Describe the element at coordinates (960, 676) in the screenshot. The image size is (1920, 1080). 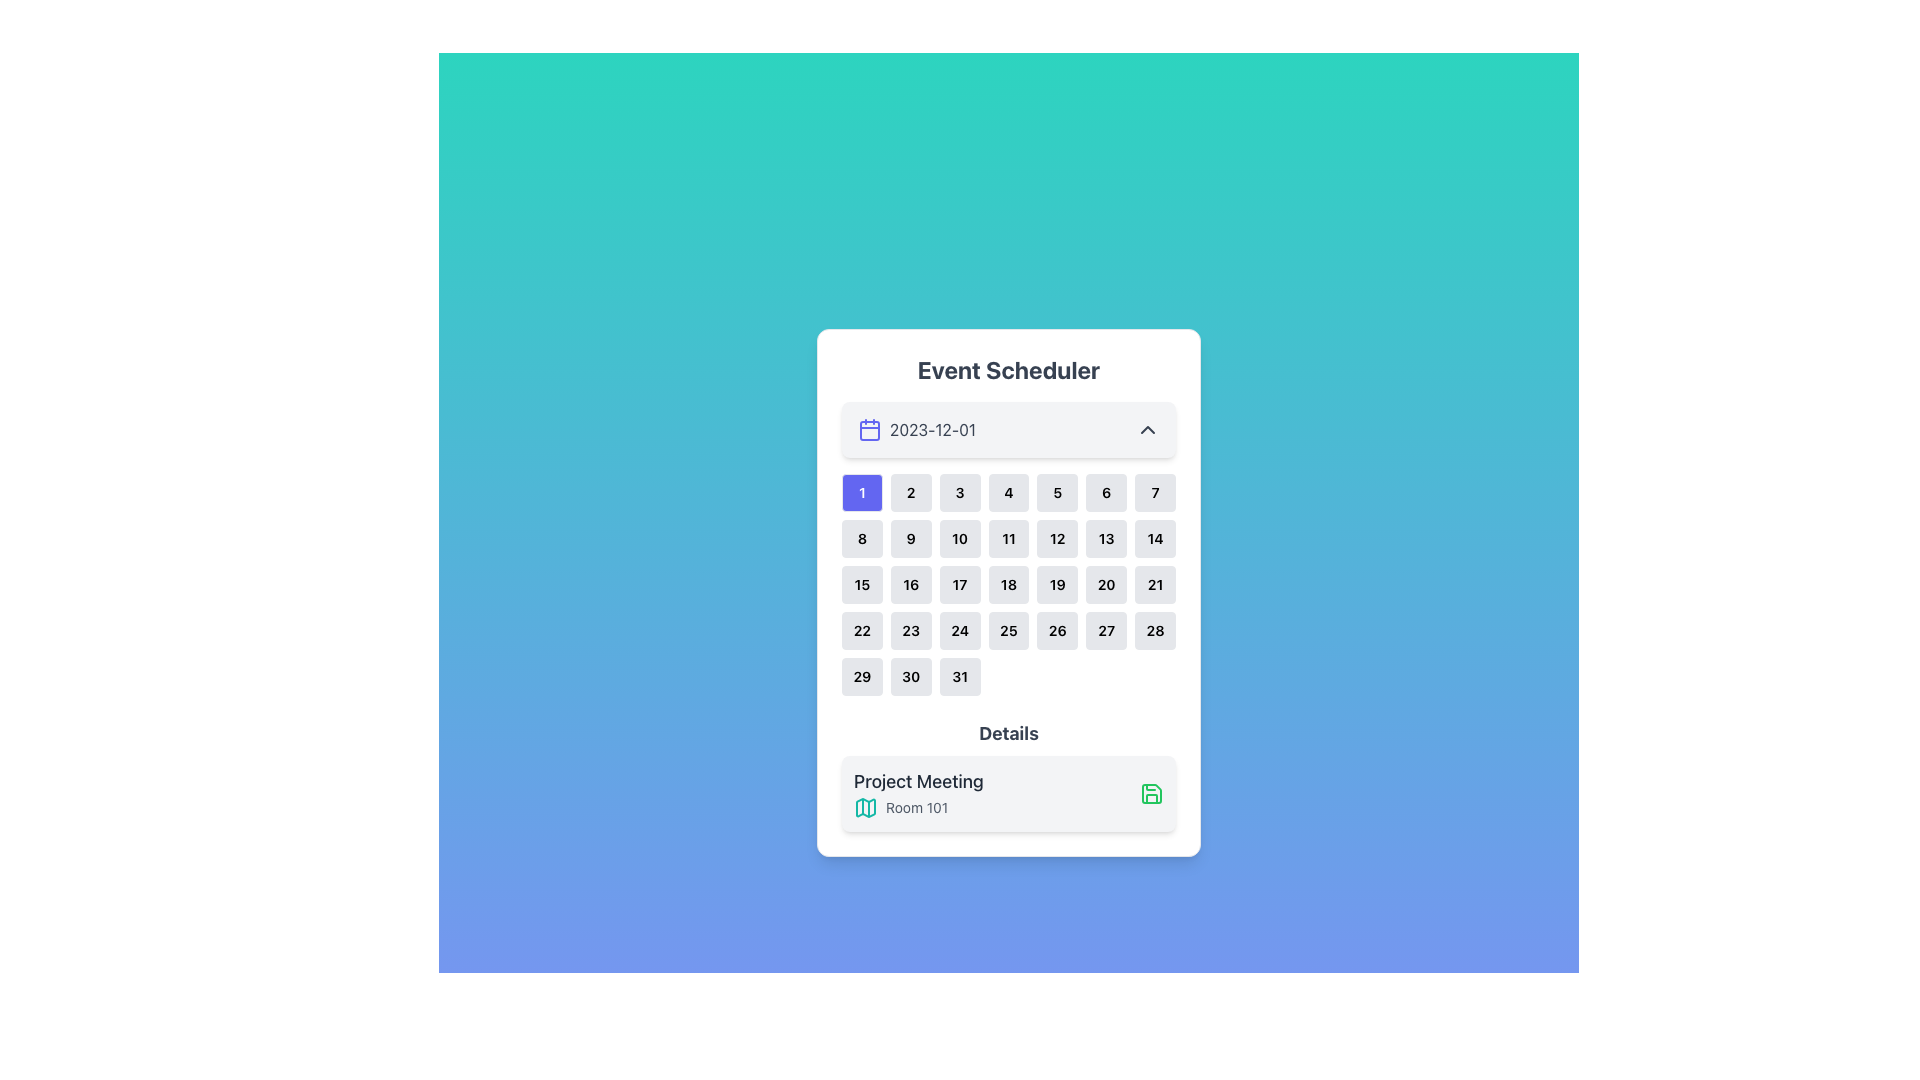
I see `the button that selects the date of the 31st in the calendar interface` at that location.